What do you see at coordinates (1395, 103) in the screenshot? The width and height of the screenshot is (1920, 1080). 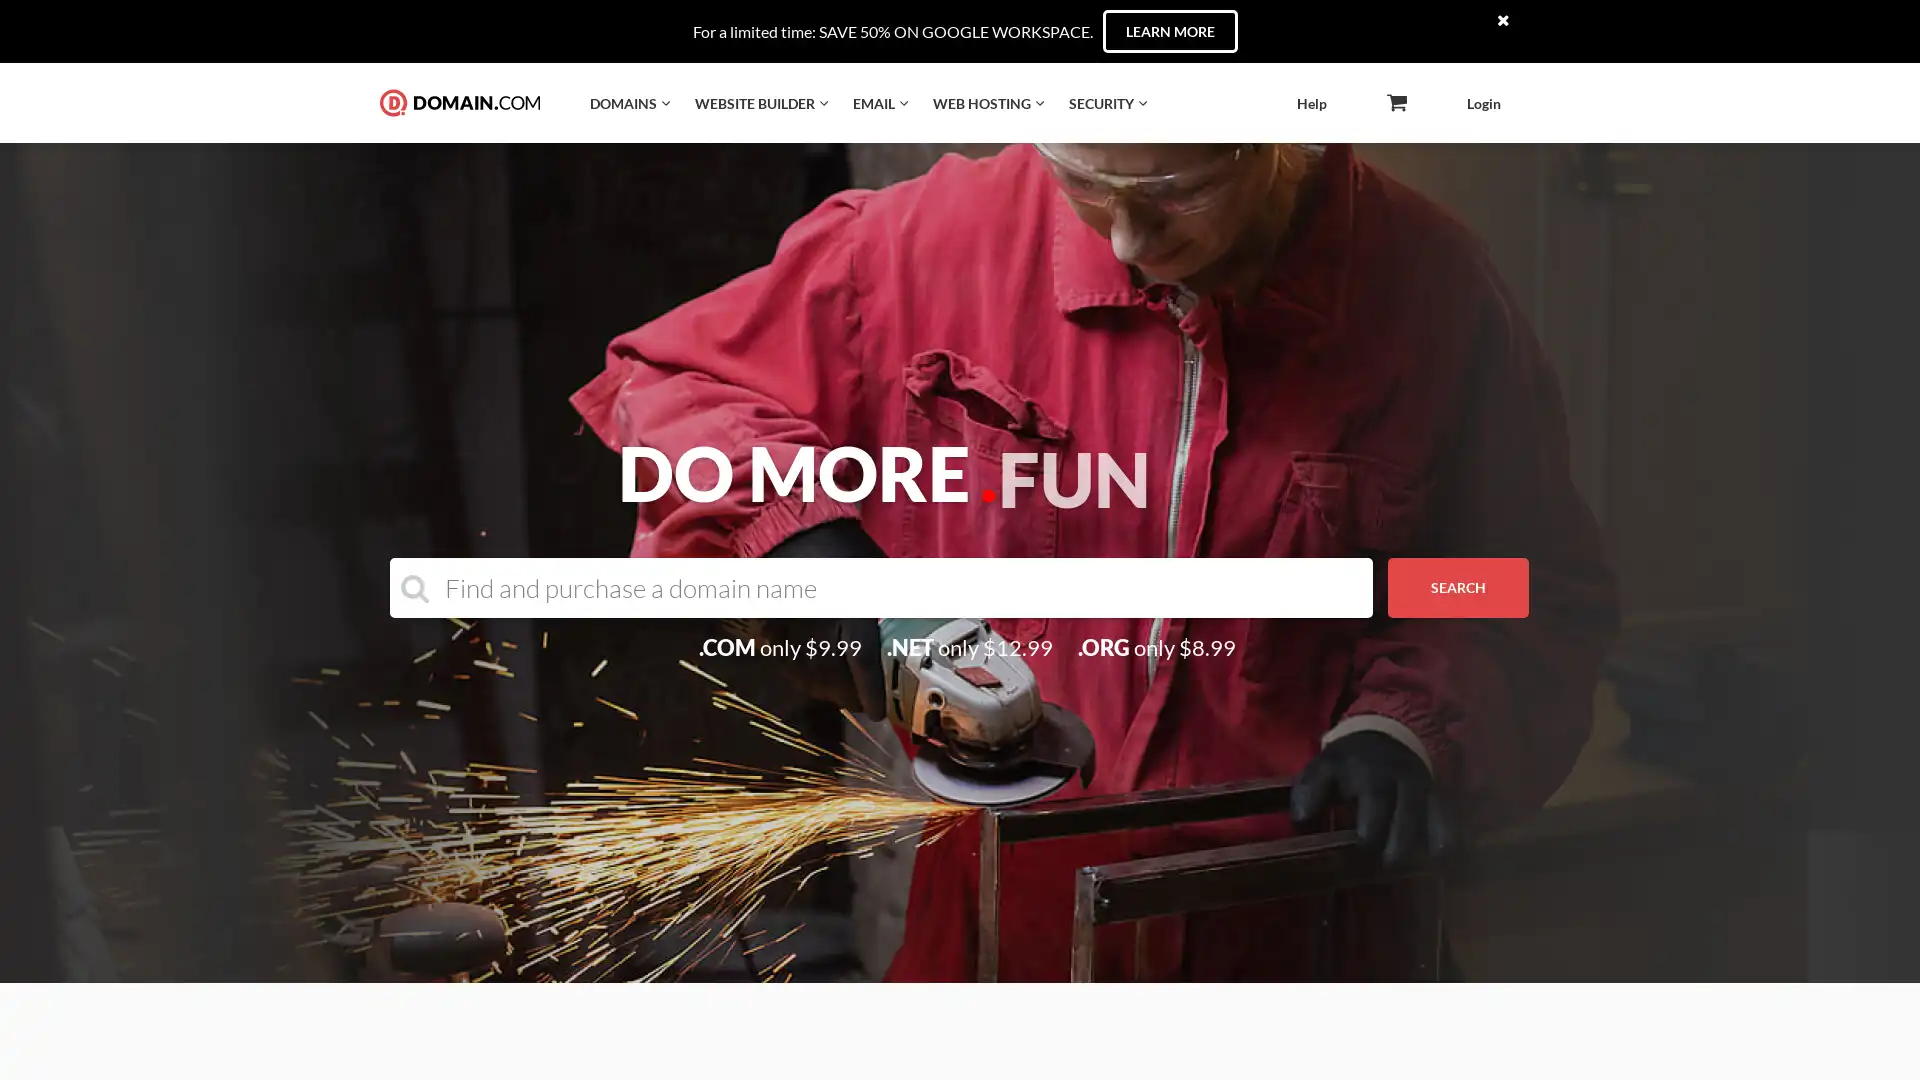 I see `angle-down icon` at bounding box center [1395, 103].